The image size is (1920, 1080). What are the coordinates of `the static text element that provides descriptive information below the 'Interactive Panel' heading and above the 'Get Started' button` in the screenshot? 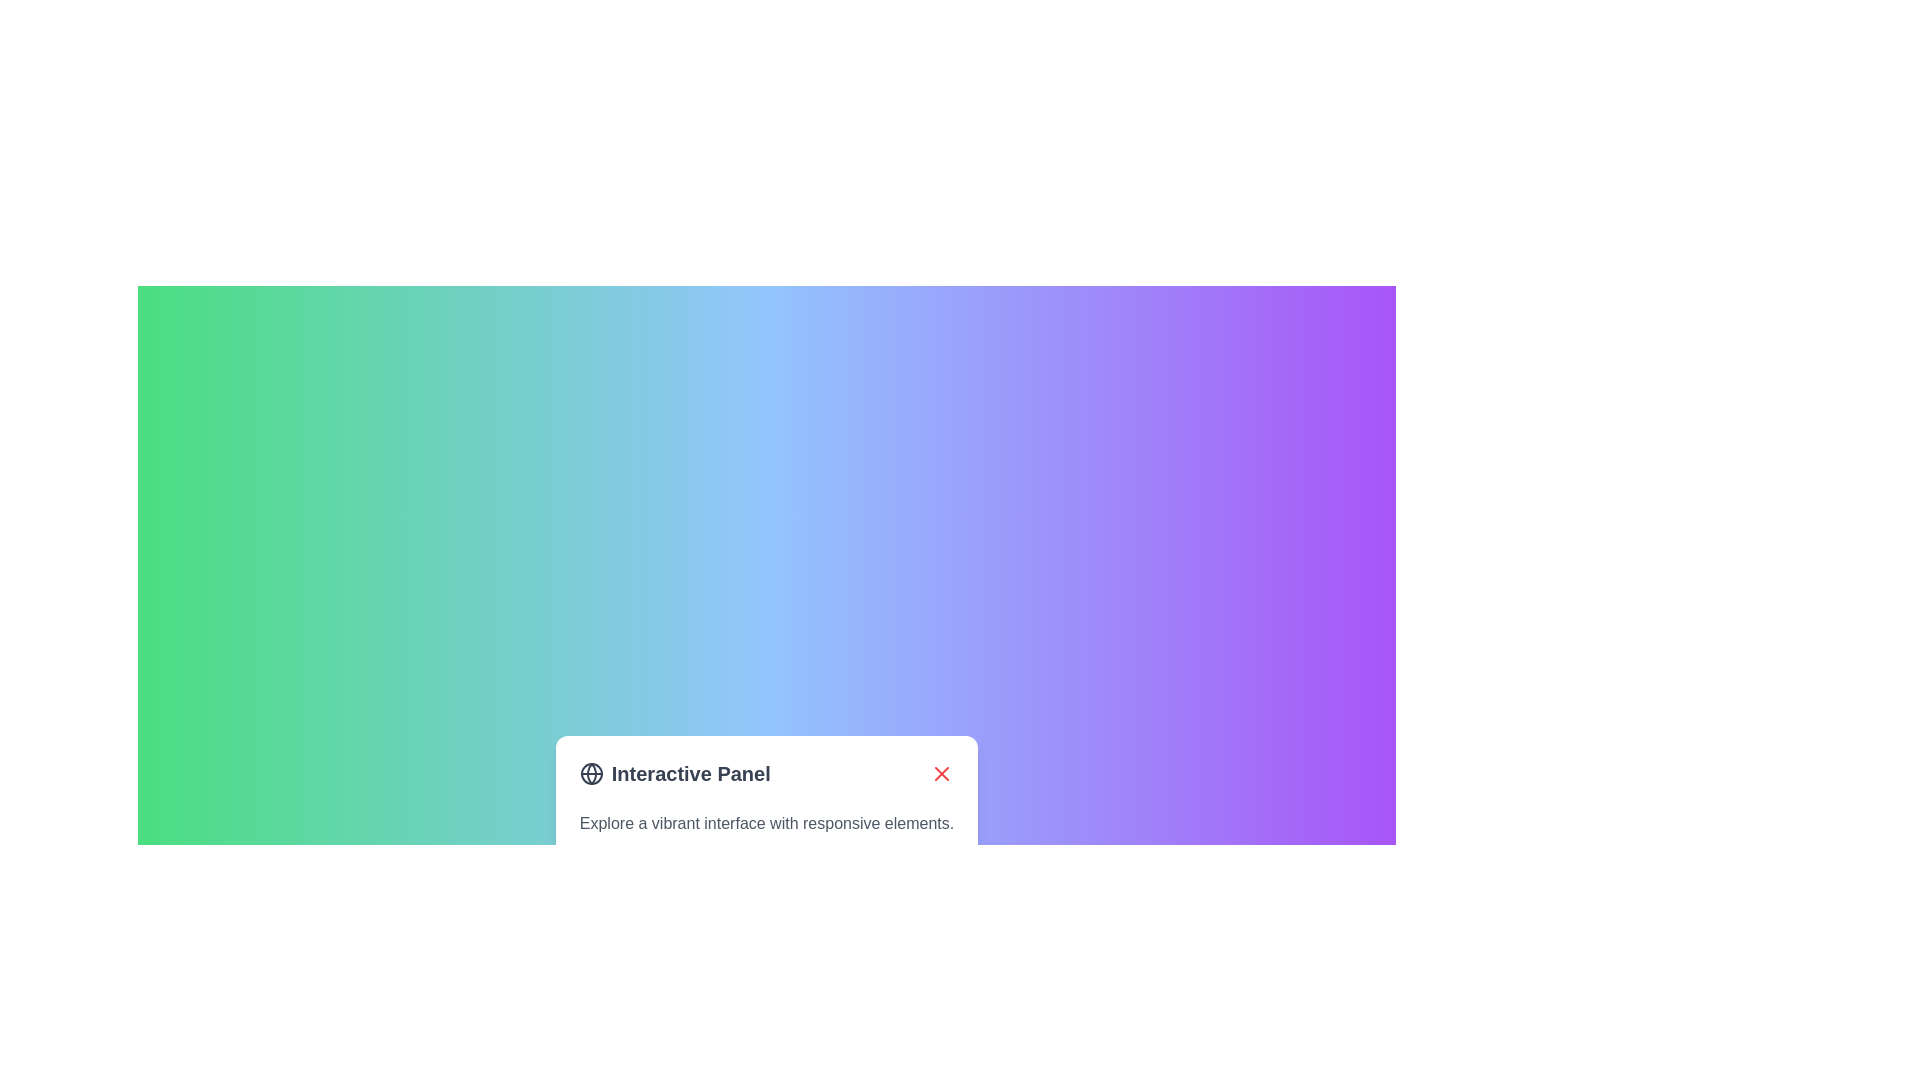 It's located at (766, 824).